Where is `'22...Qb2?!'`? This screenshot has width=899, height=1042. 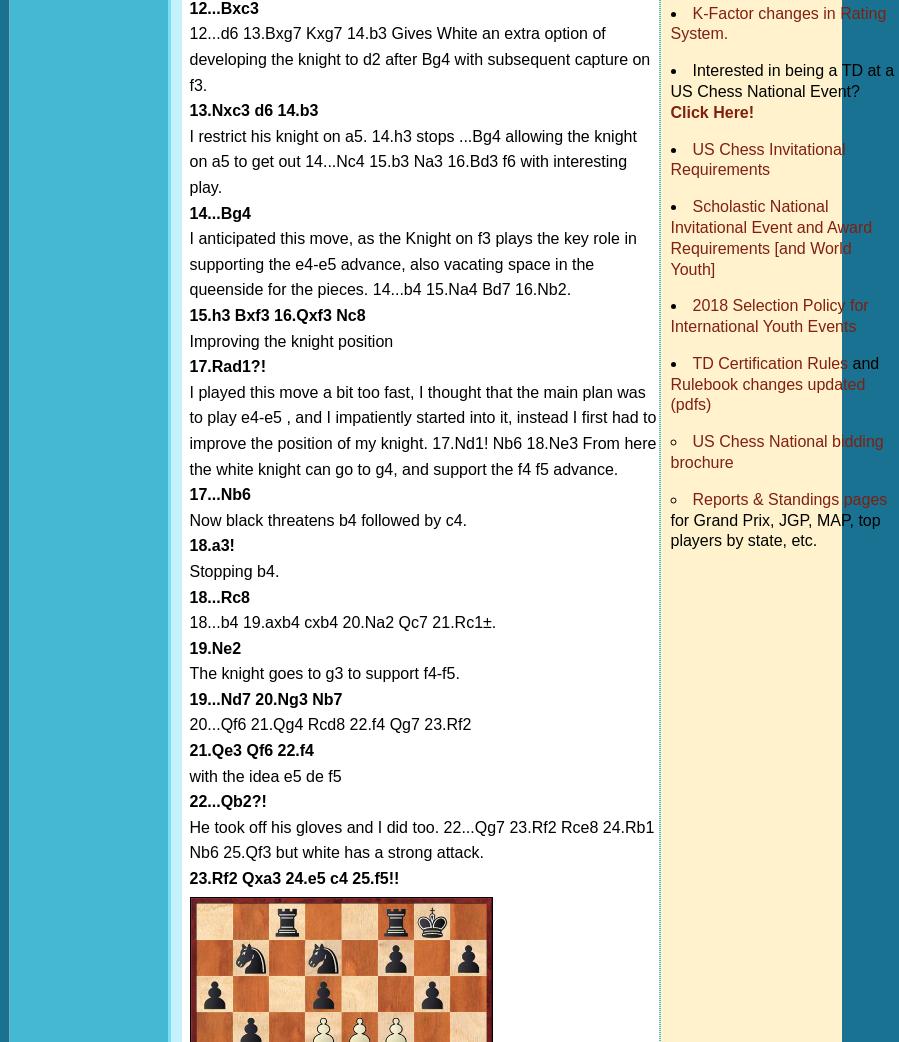
'22...Qb2?!' is located at coordinates (227, 801).